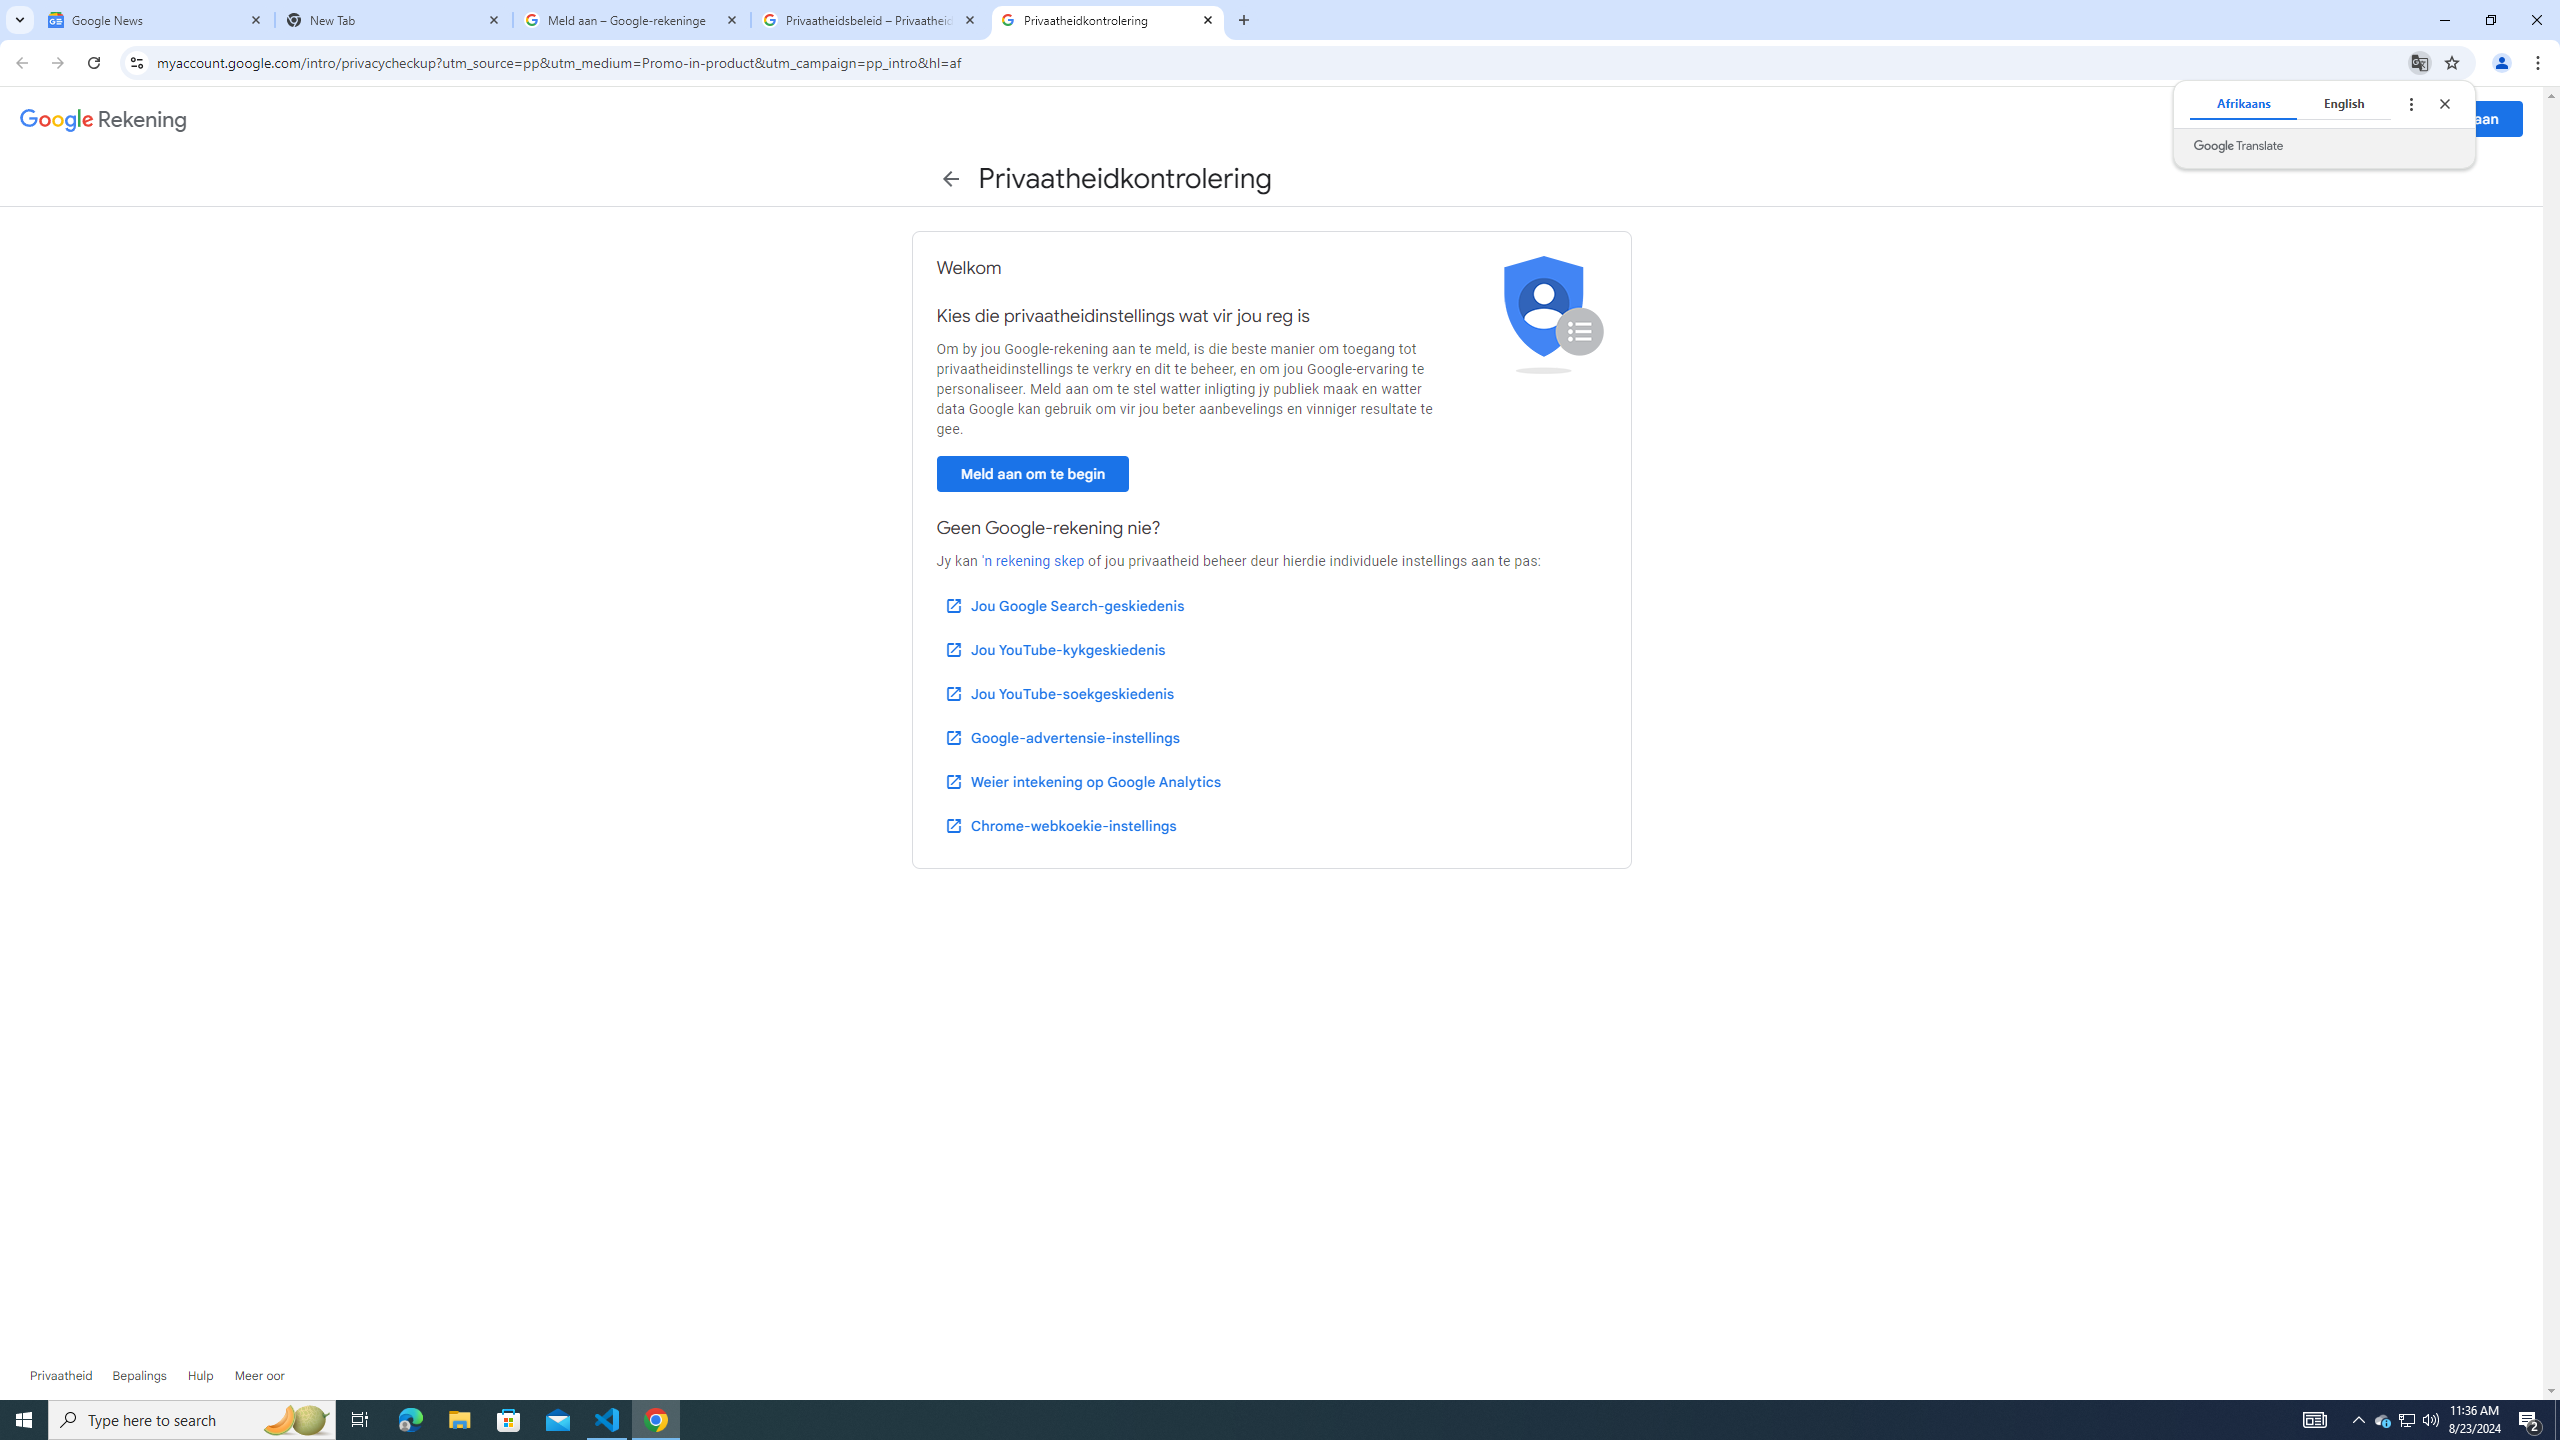  What do you see at coordinates (155, 19) in the screenshot?
I see `'Google News'` at bounding box center [155, 19].